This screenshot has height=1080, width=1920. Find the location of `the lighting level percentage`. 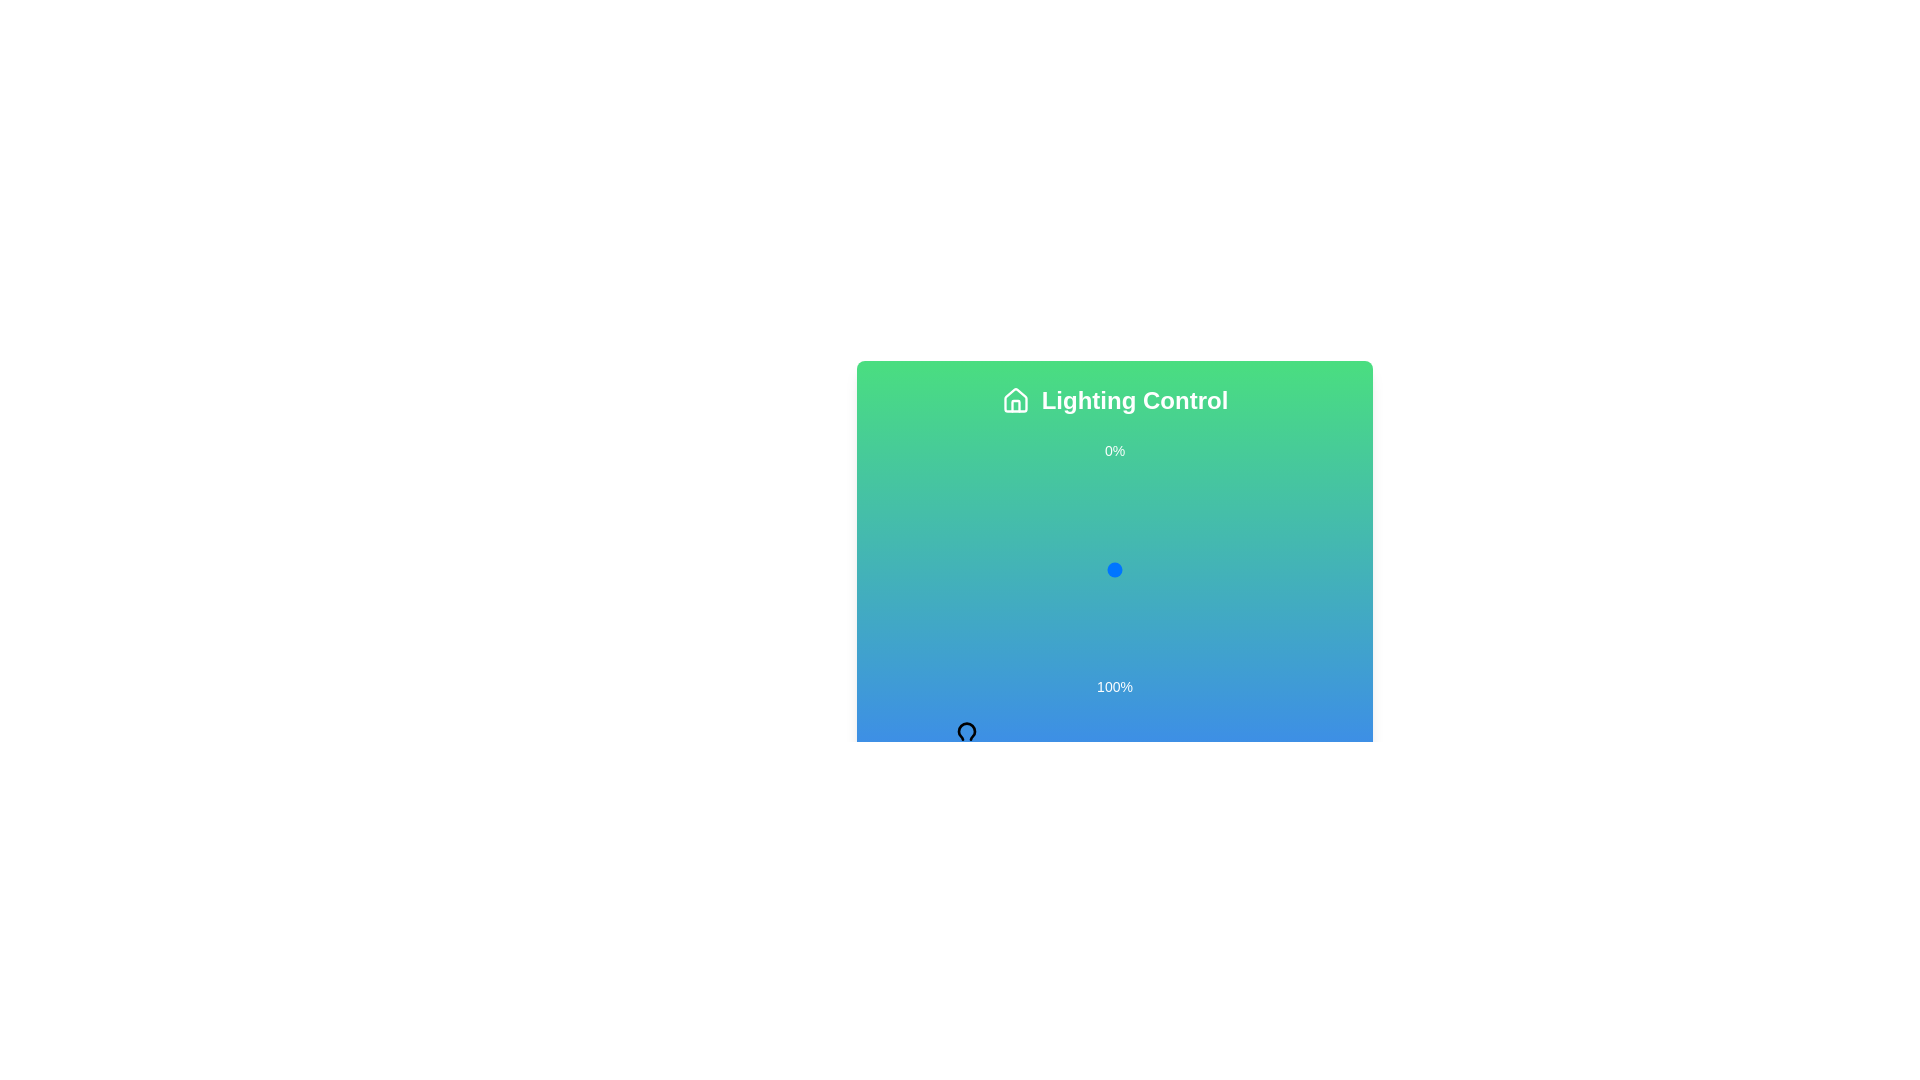

the lighting level percentage is located at coordinates (1073, 569).